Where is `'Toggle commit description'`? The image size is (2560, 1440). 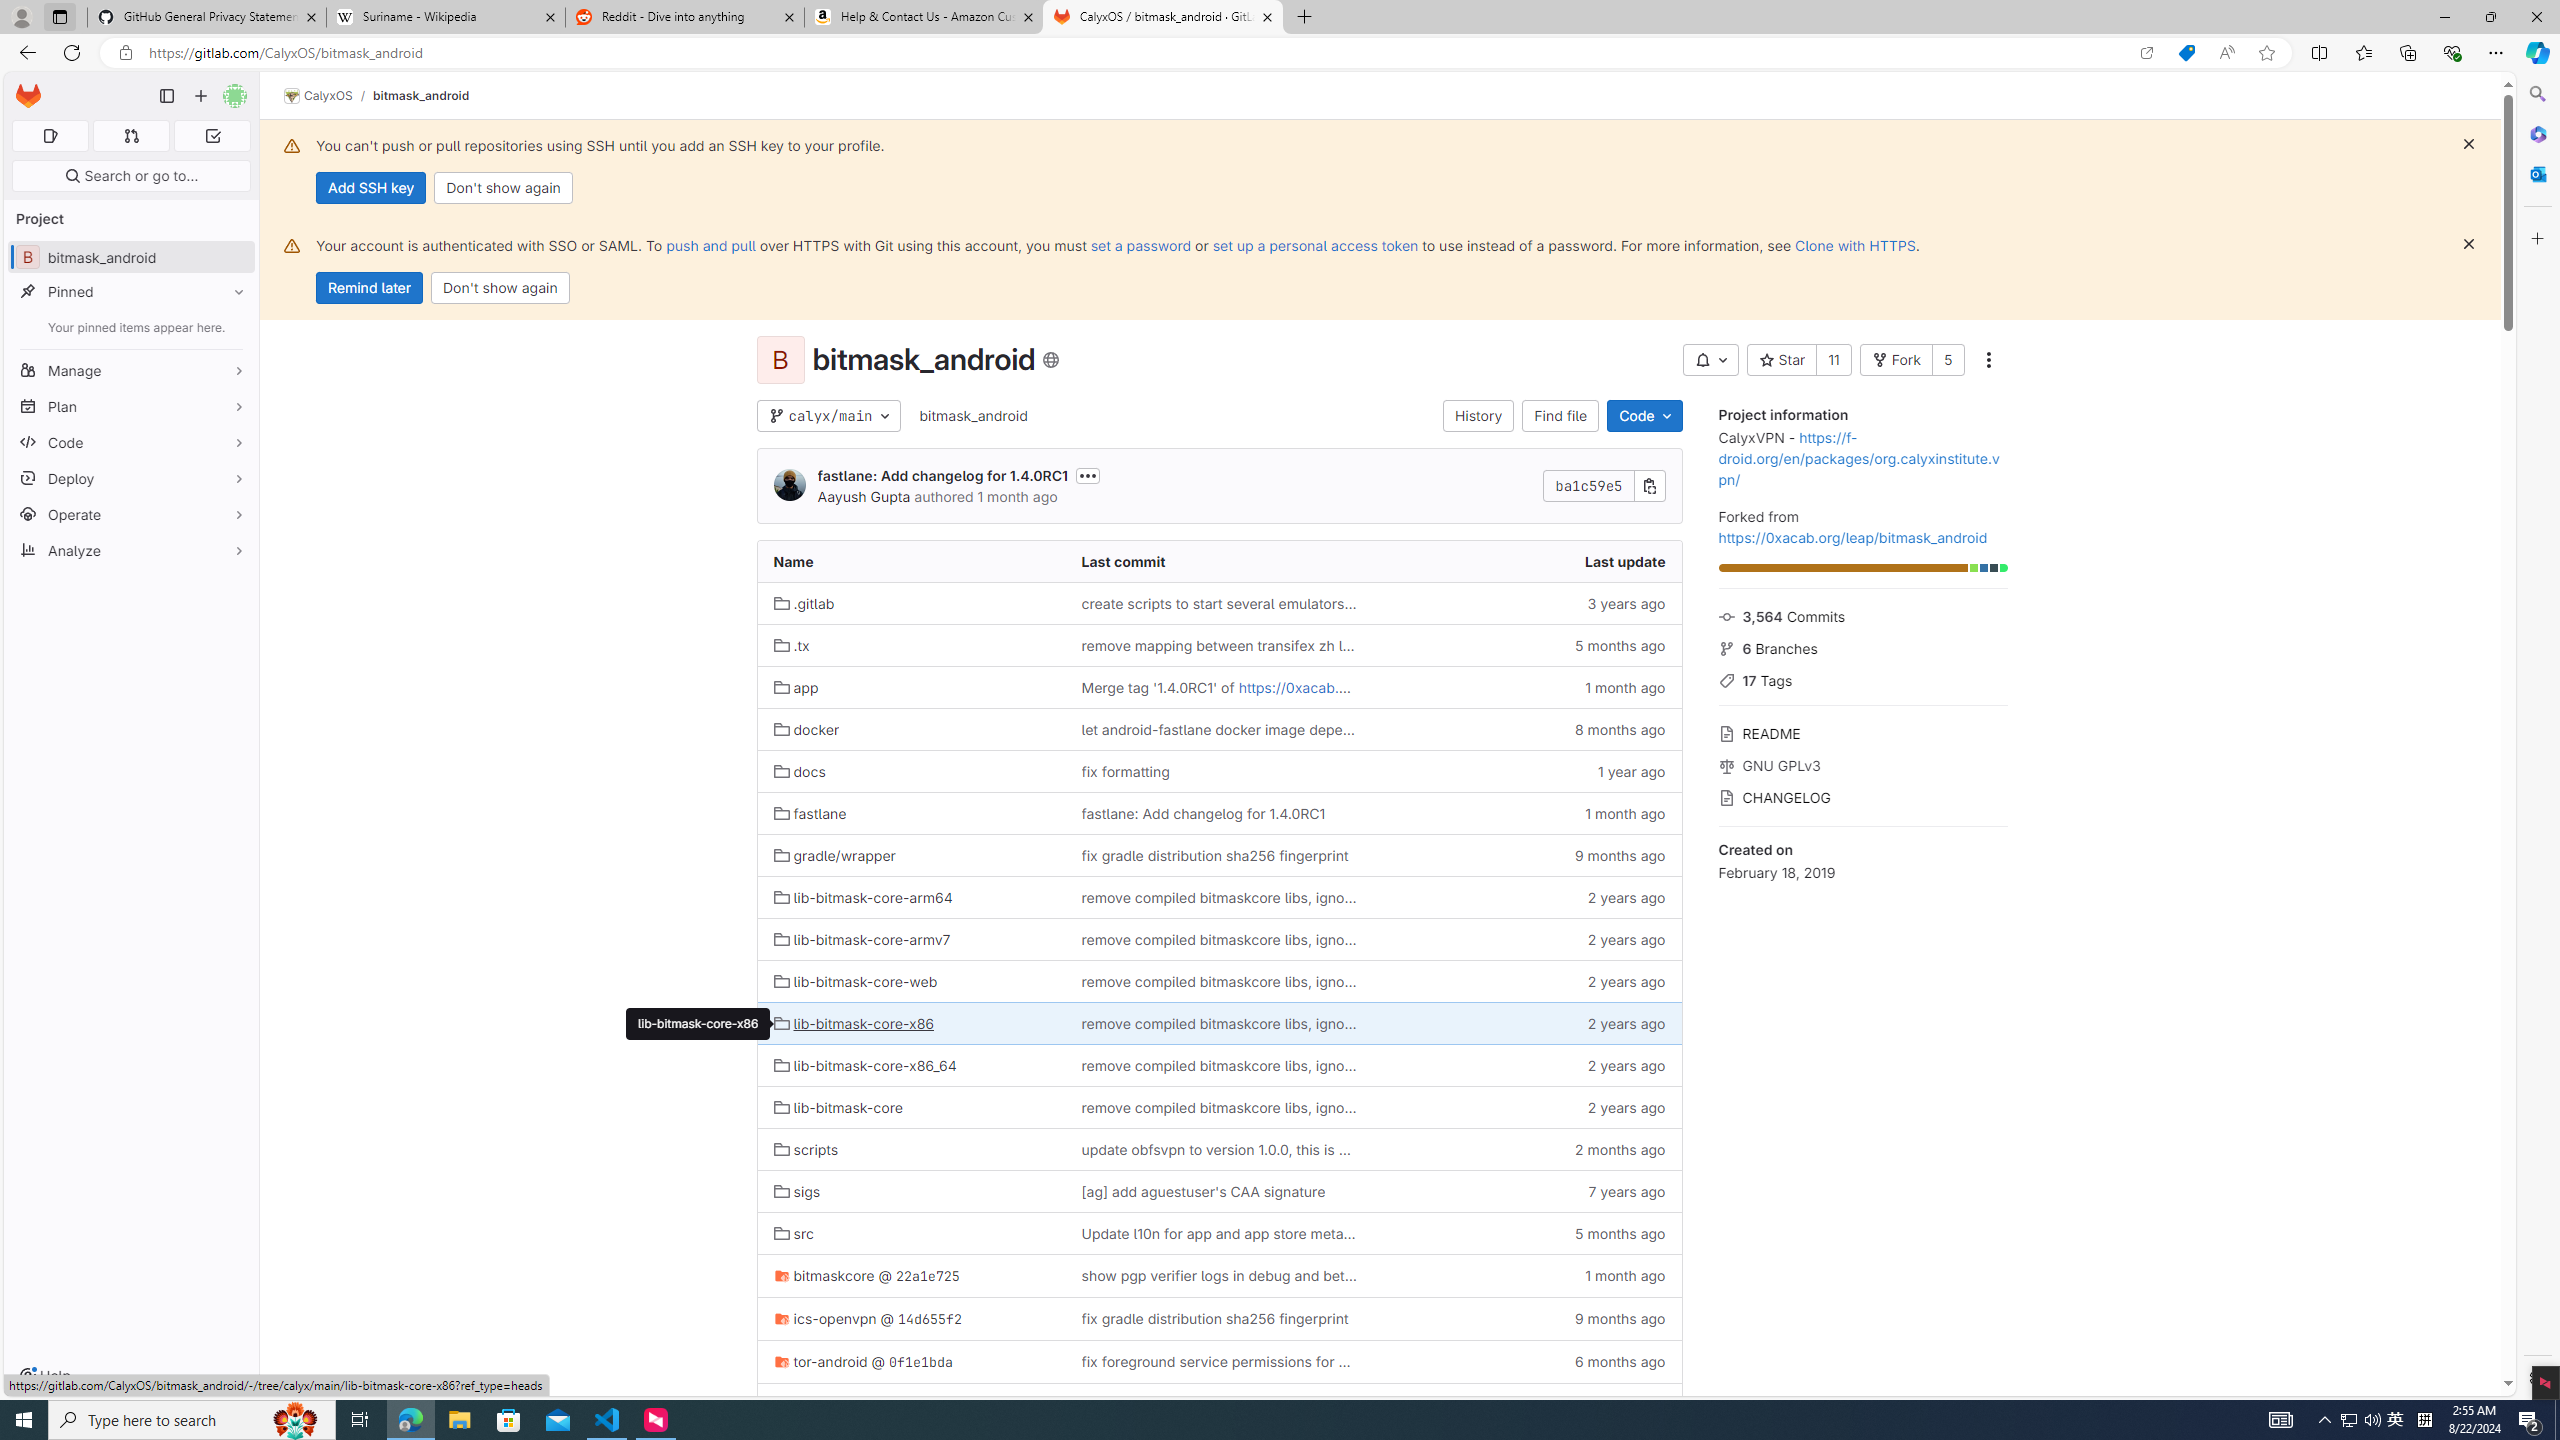
'Toggle commit description' is located at coordinates (1088, 474).